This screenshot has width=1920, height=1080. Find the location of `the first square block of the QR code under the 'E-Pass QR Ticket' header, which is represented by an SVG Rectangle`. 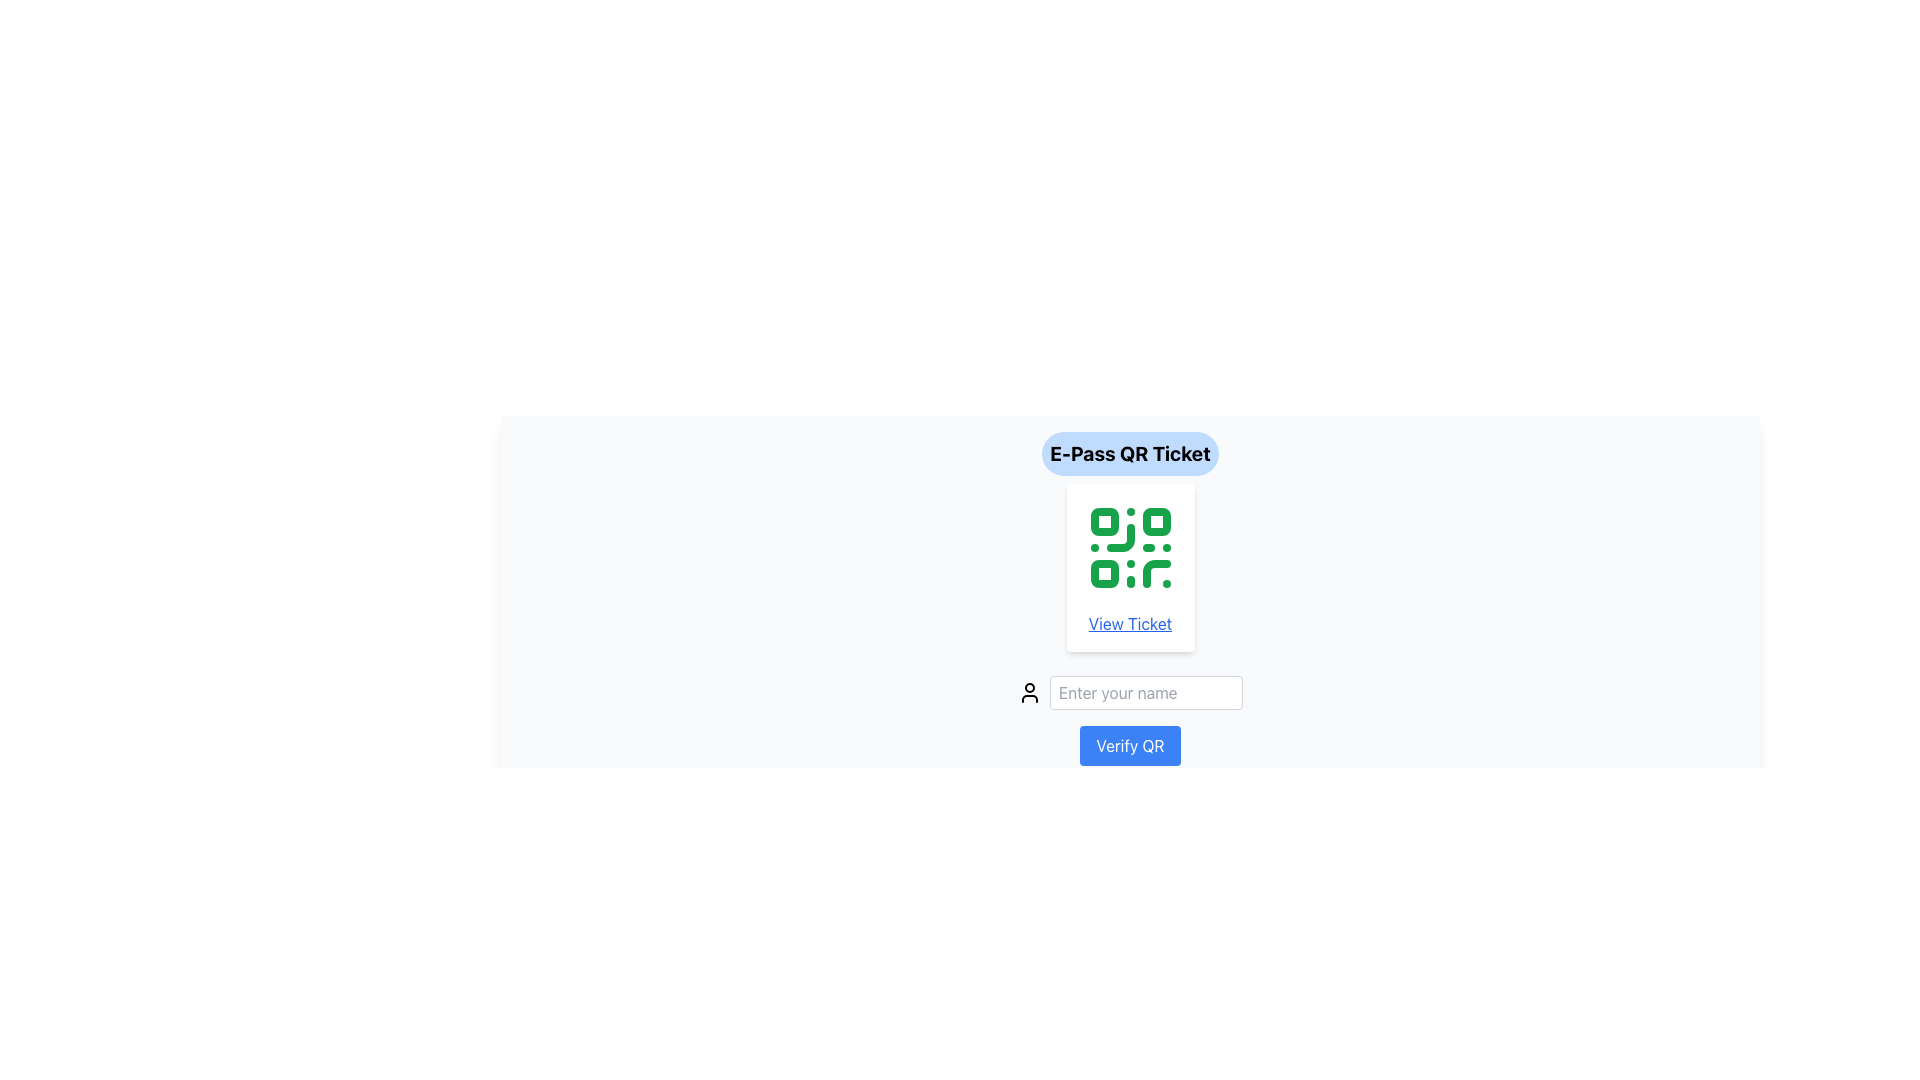

the first square block of the QR code under the 'E-Pass QR Ticket' header, which is represented by an SVG Rectangle is located at coordinates (1103, 520).